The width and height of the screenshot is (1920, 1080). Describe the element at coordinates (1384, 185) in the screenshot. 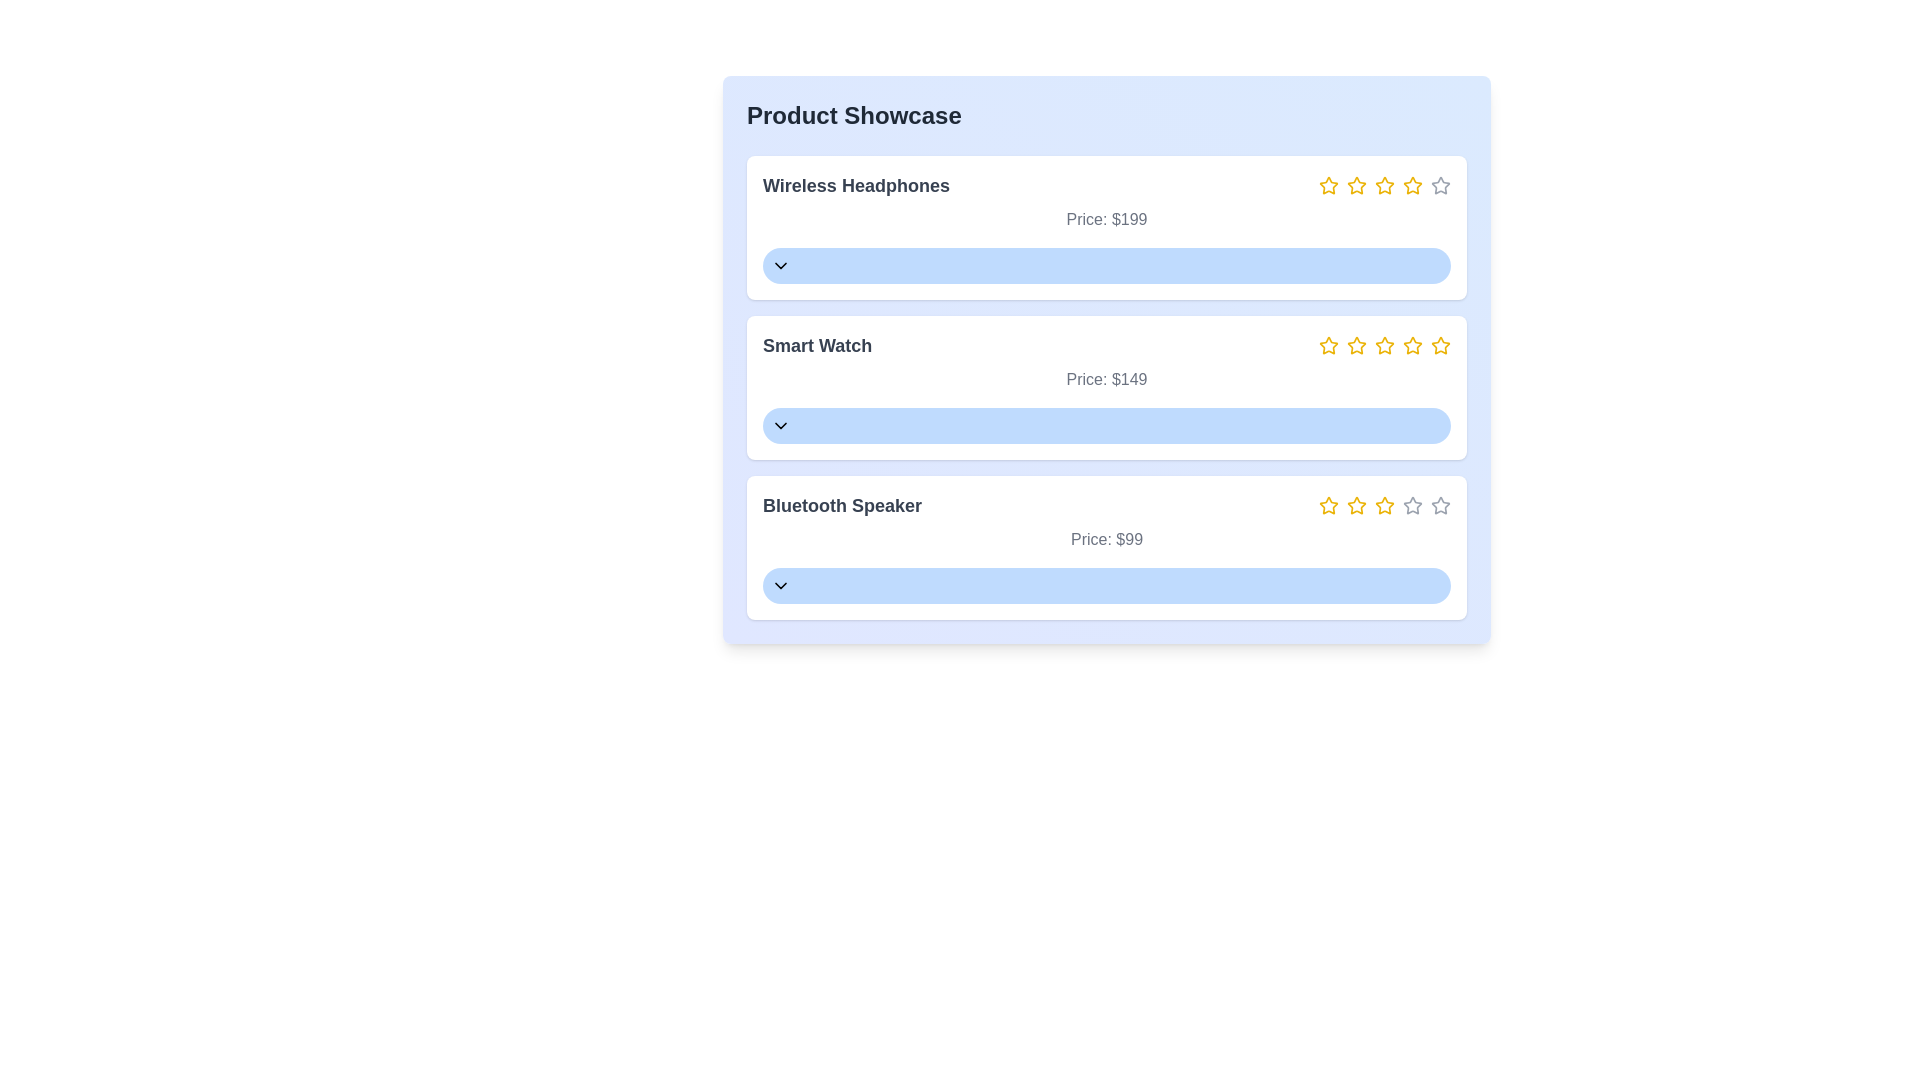

I see `the third star icon in the rating sequence located to the right of the 'Wireless Headphones' text` at that location.